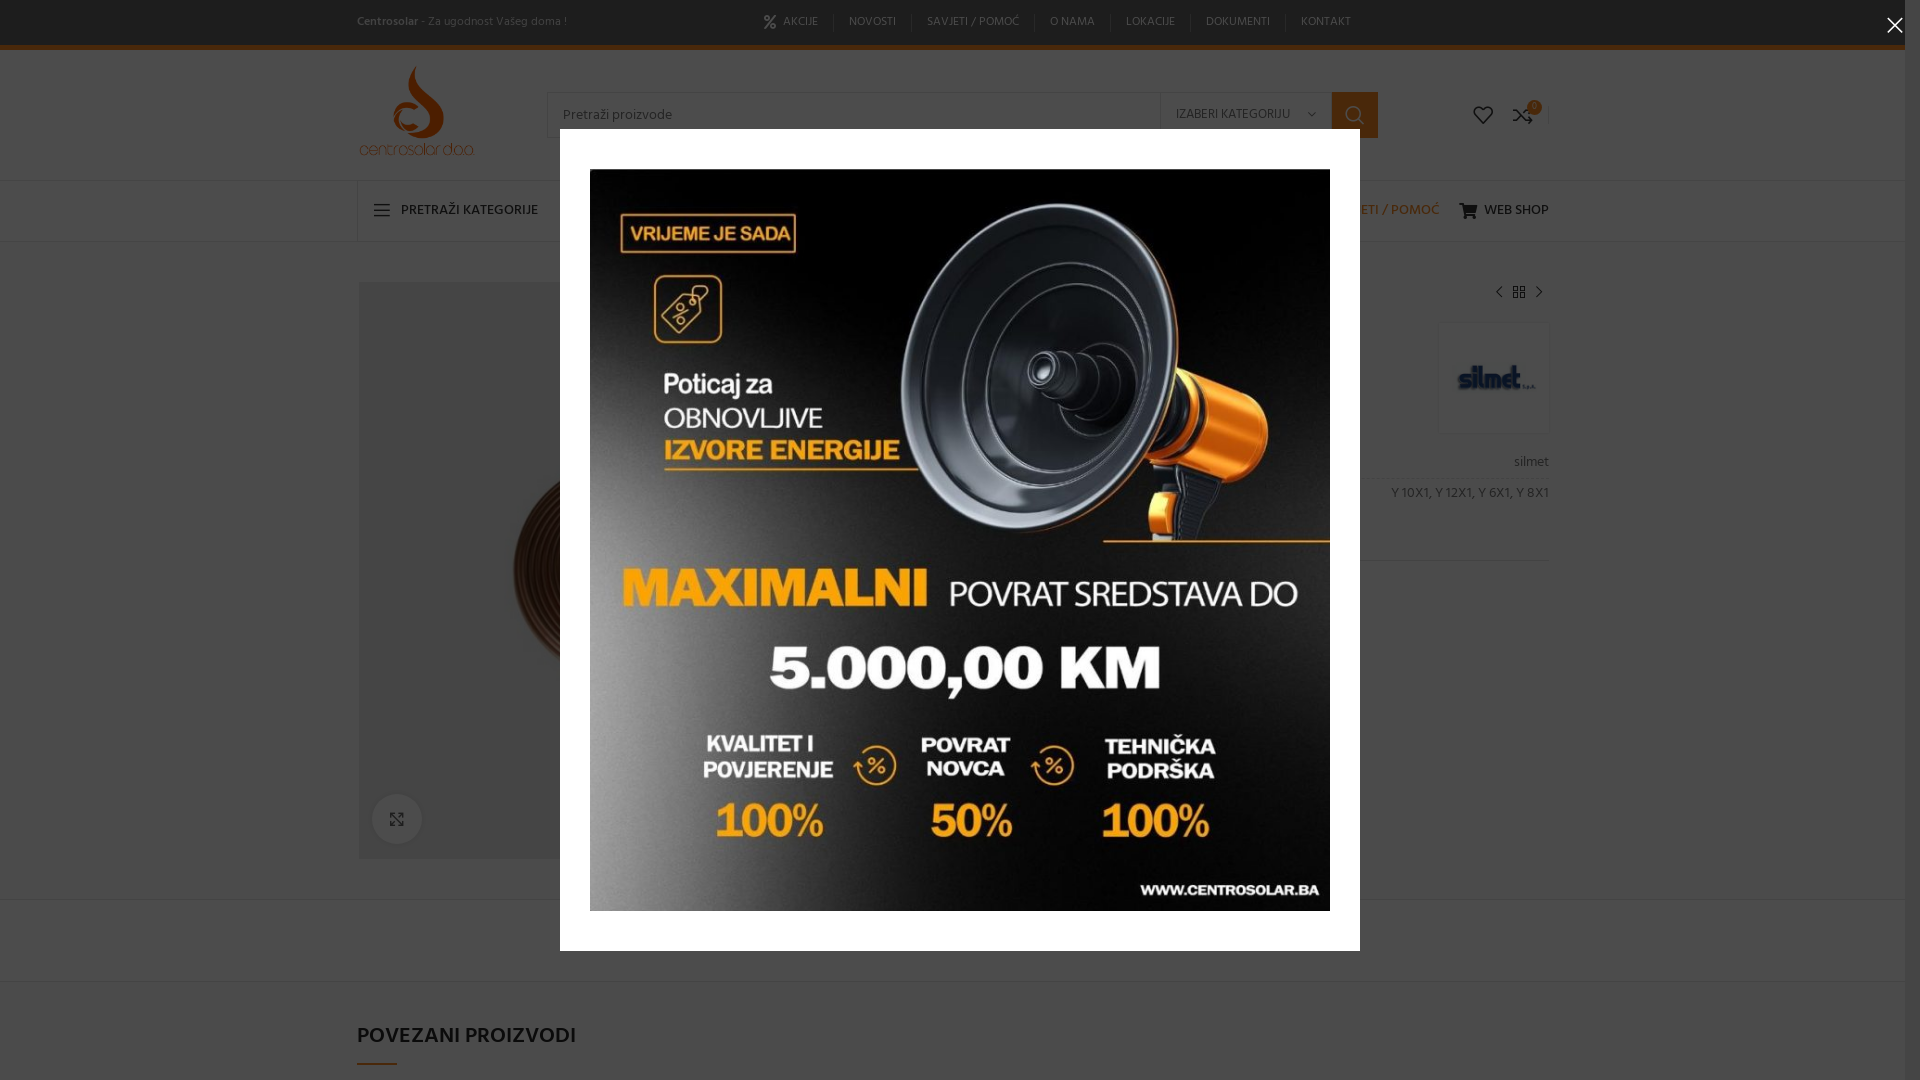 This screenshot has width=1920, height=1080. I want to click on 'silmet', so click(1448, 378).